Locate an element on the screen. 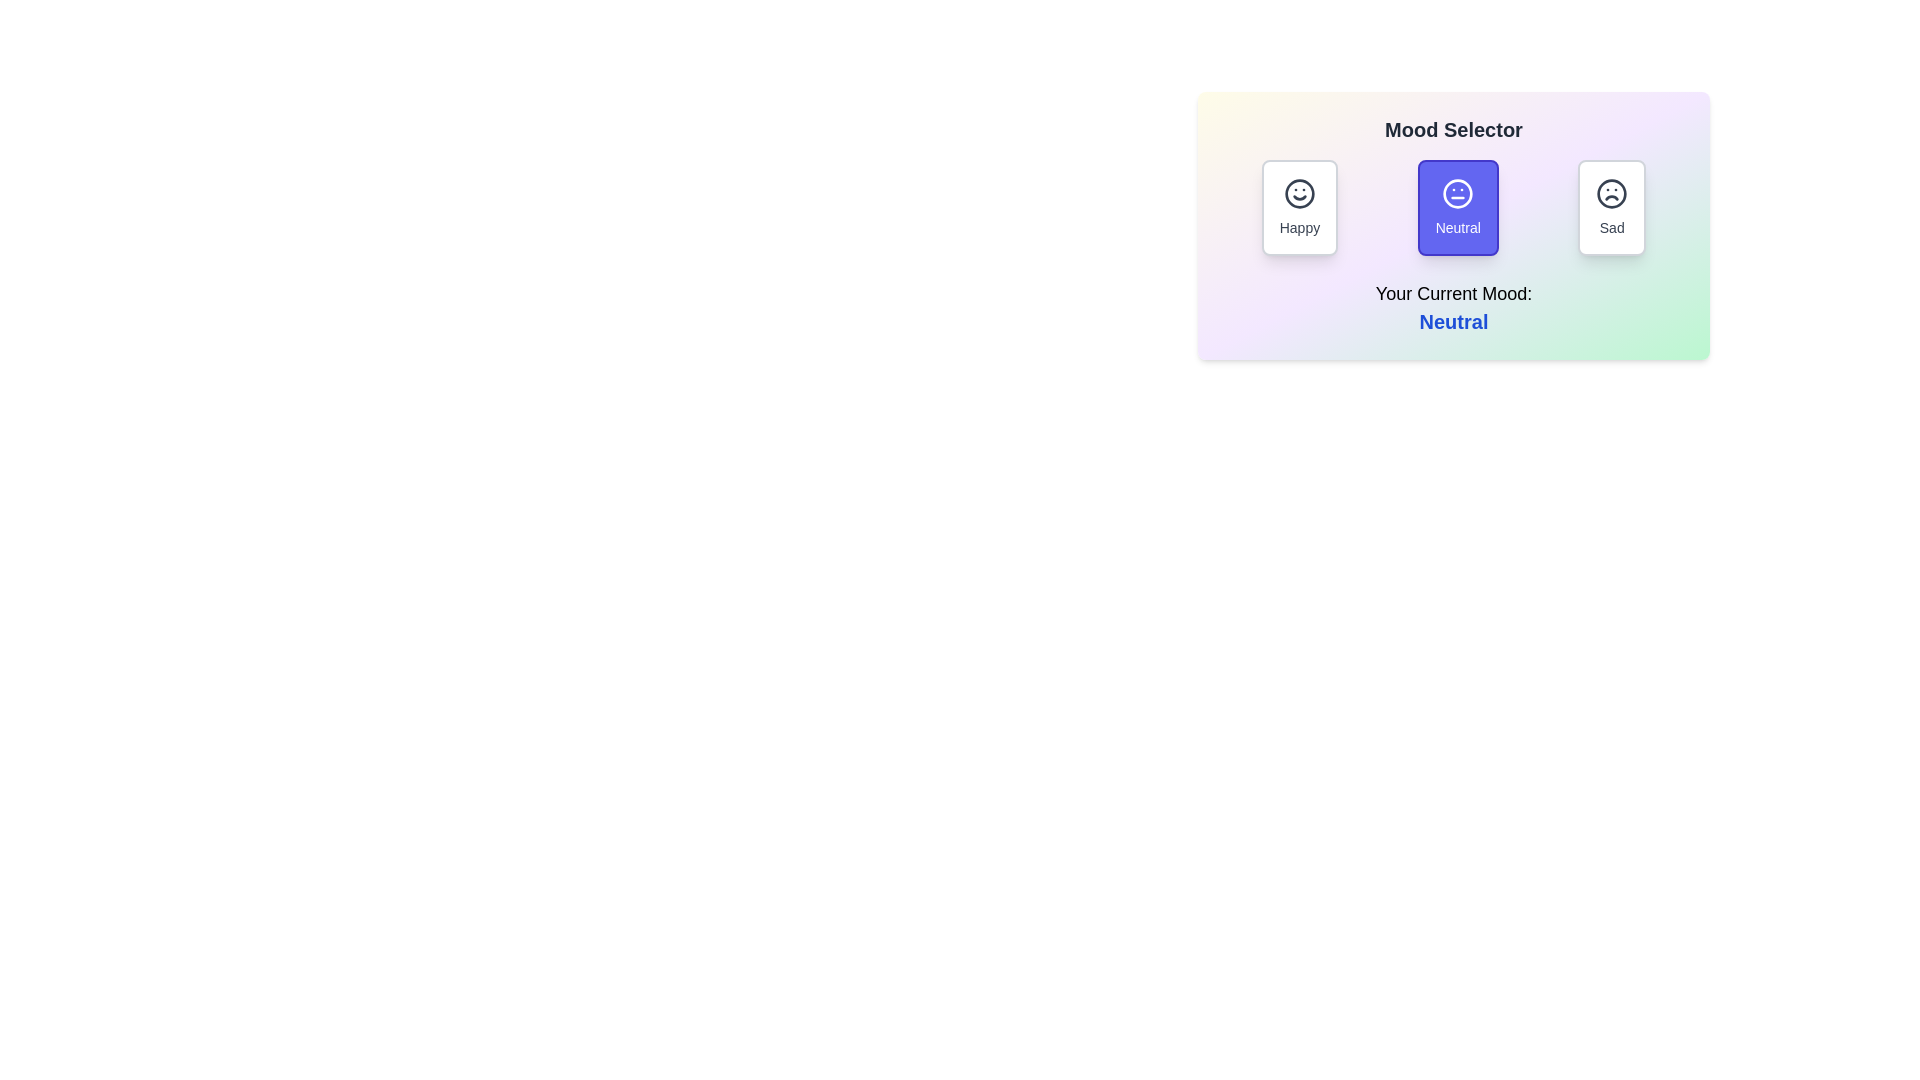 This screenshot has height=1080, width=1920. the circular neutral face icon with straight-line eyes and mouth, located within the central button of the mood selector bar is located at coordinates (1458, 193).